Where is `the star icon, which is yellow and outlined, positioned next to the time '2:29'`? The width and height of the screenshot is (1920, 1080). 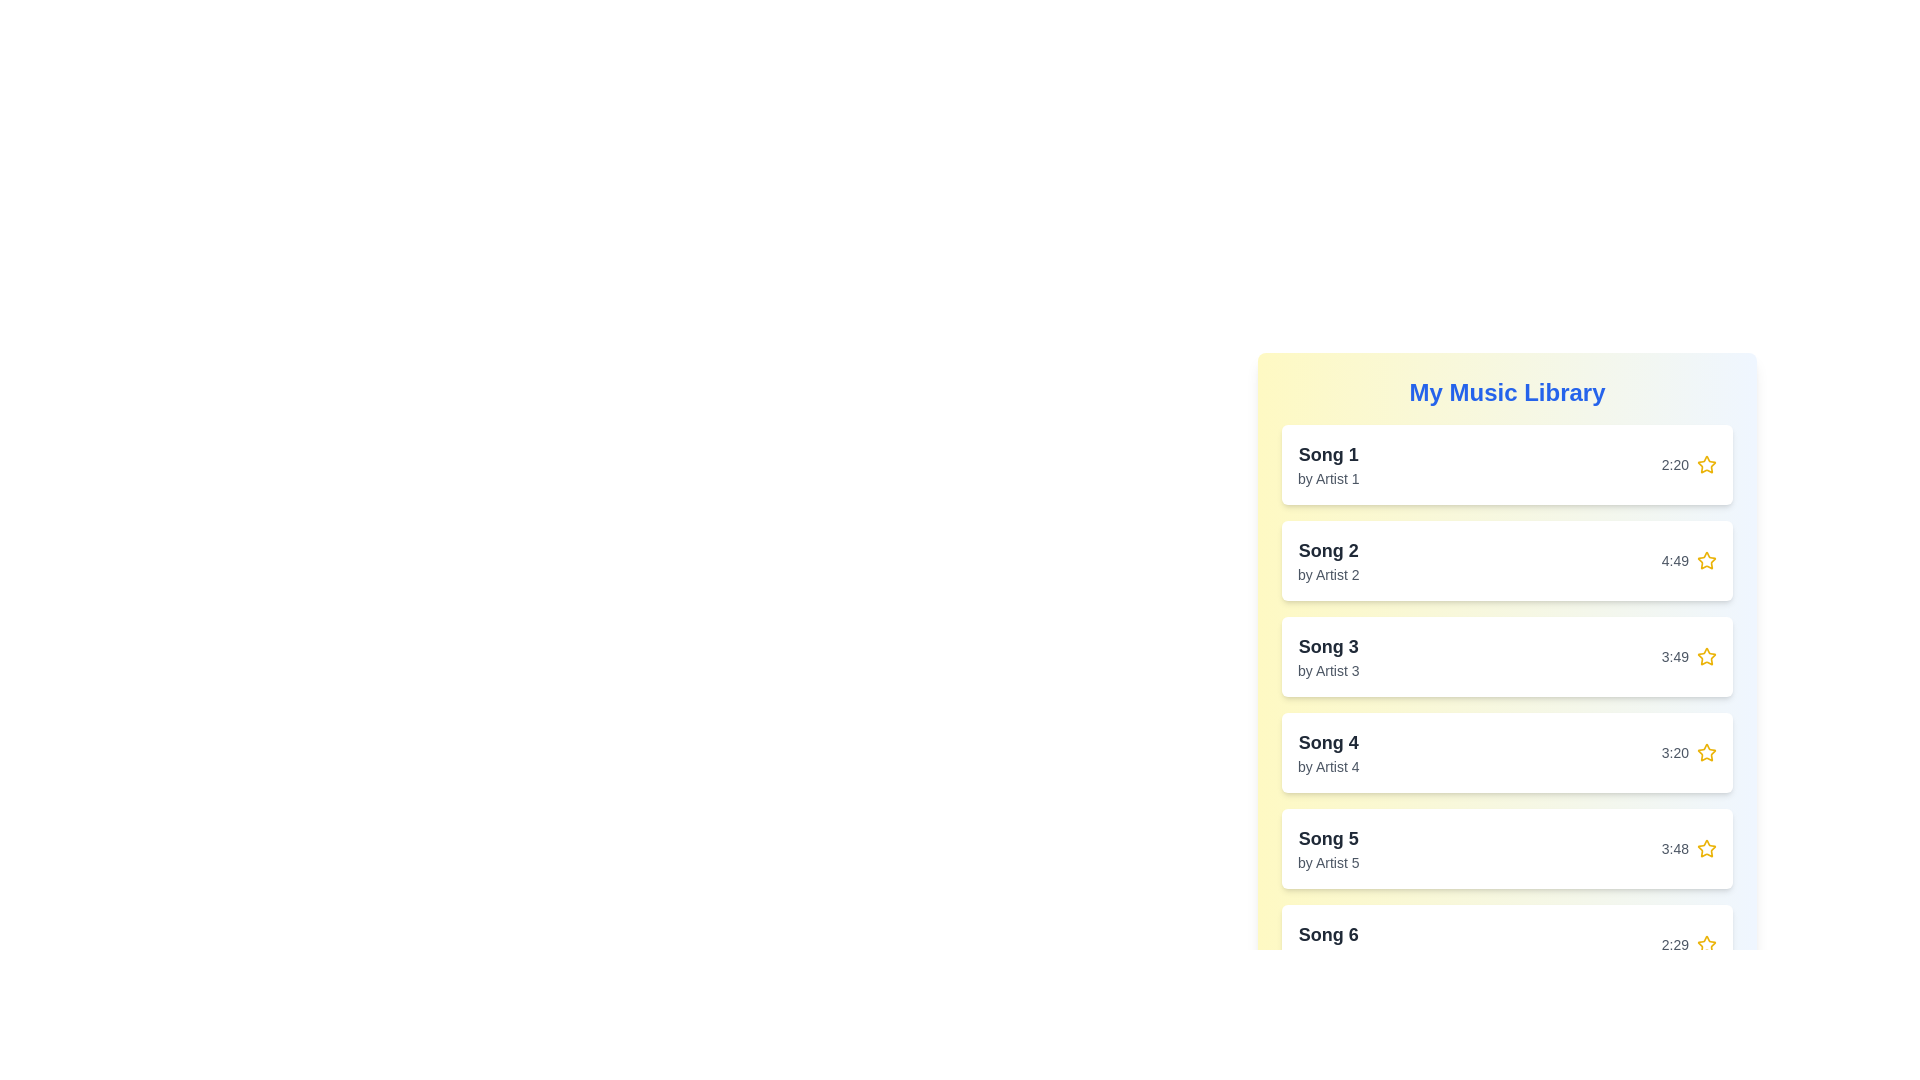 the star icon, which is yellow and outlined, positioned next to the time '2:29' is located at coordinates (1706, 945).